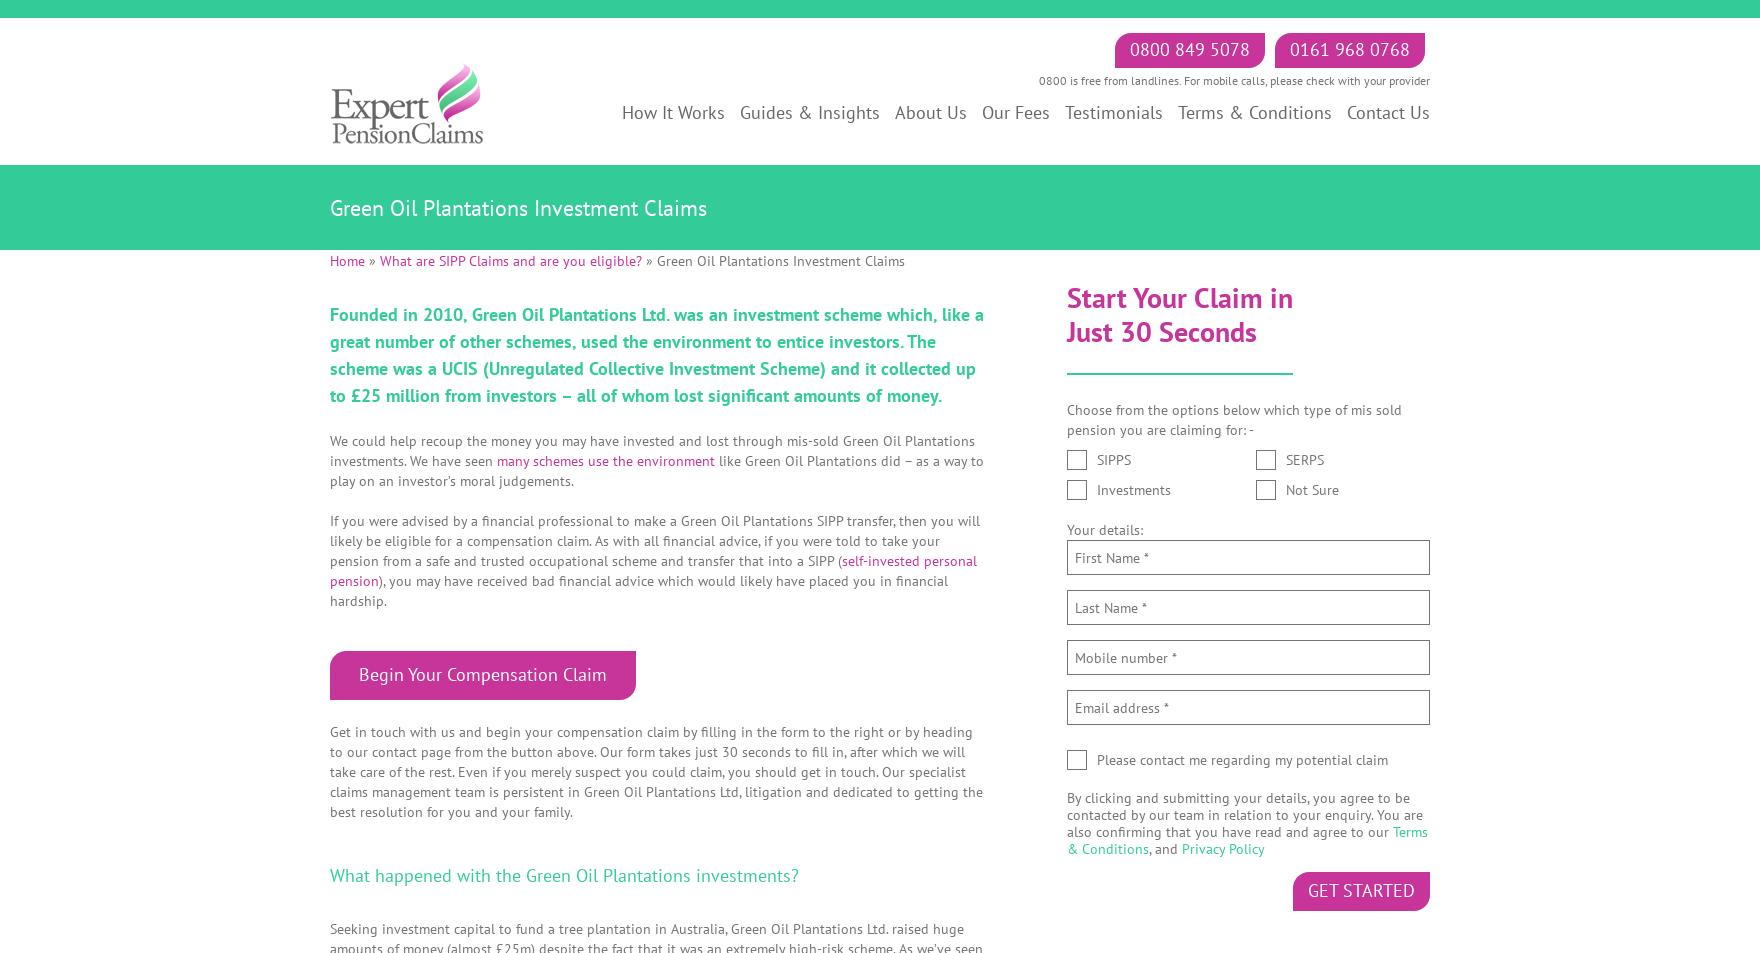 The width and height of the screenshot is (1760, 953). Describe the element at coordinates (652, 449) in the screenshot. I see `'mis-sold Green Oil Plantations investments'` at that location.